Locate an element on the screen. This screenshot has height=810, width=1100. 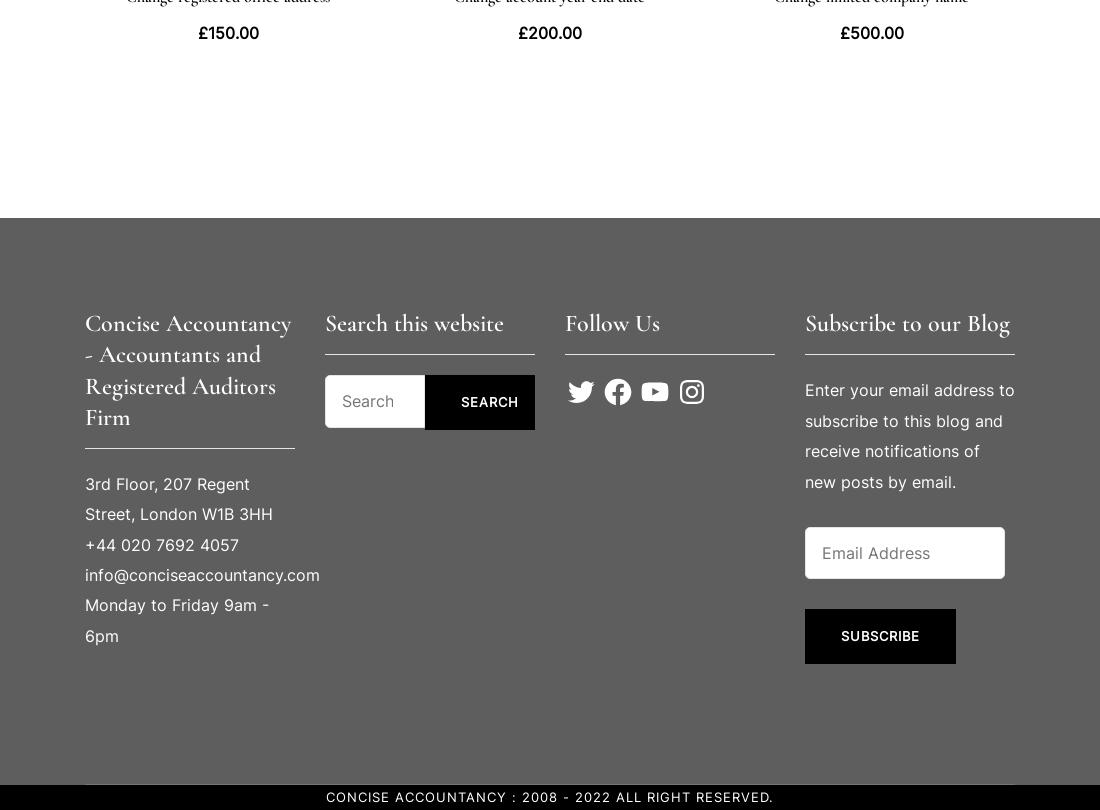
'200.00' is located at coordinates (527, 31).